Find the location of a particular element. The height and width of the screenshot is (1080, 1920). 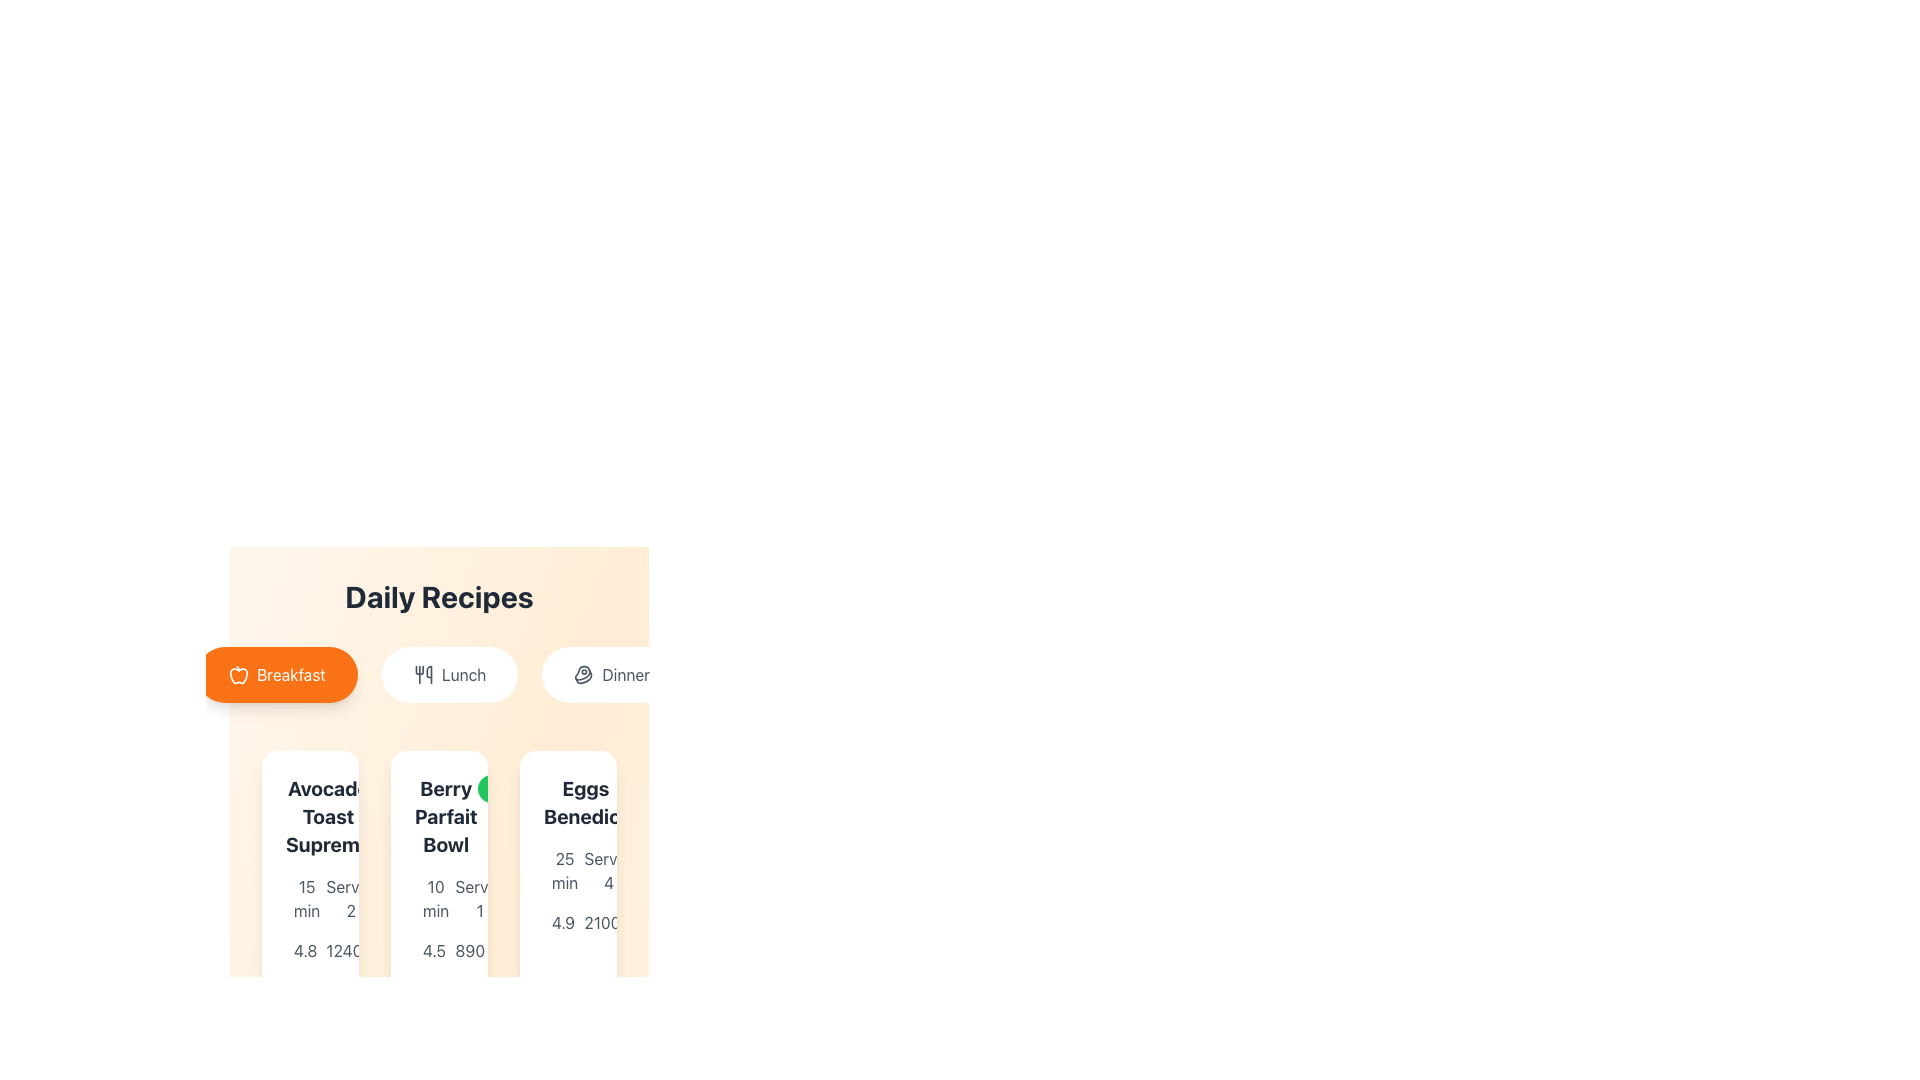

the label displaying '10 min' with an orange clock icon, which is part of the recipe description for 'Berry Parfait Bowl' is located at coordinates (422, 897).